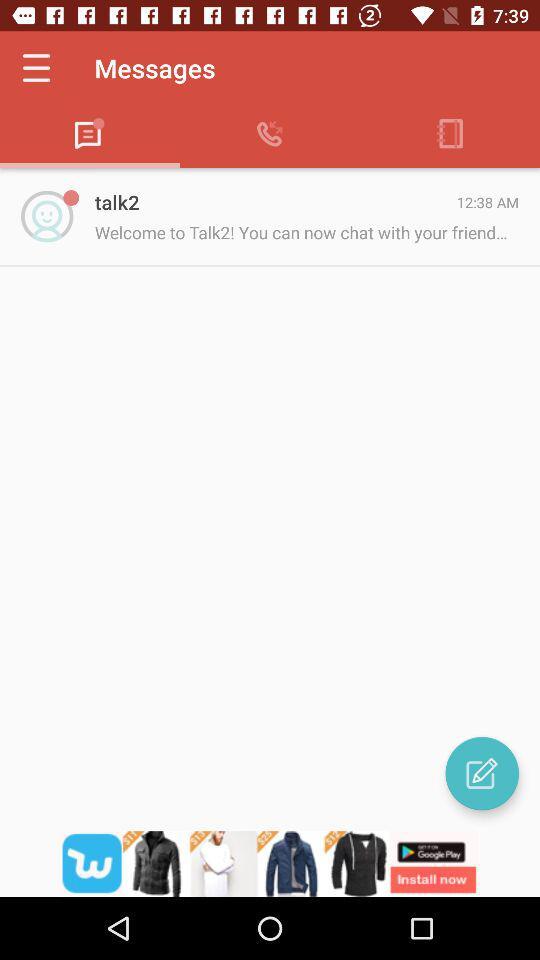 This screenshot has height=960, width=540. What do you see at coordinates (270, 863) in the screenshot?
I see `open advertisement` at bounding box center [270, 863].